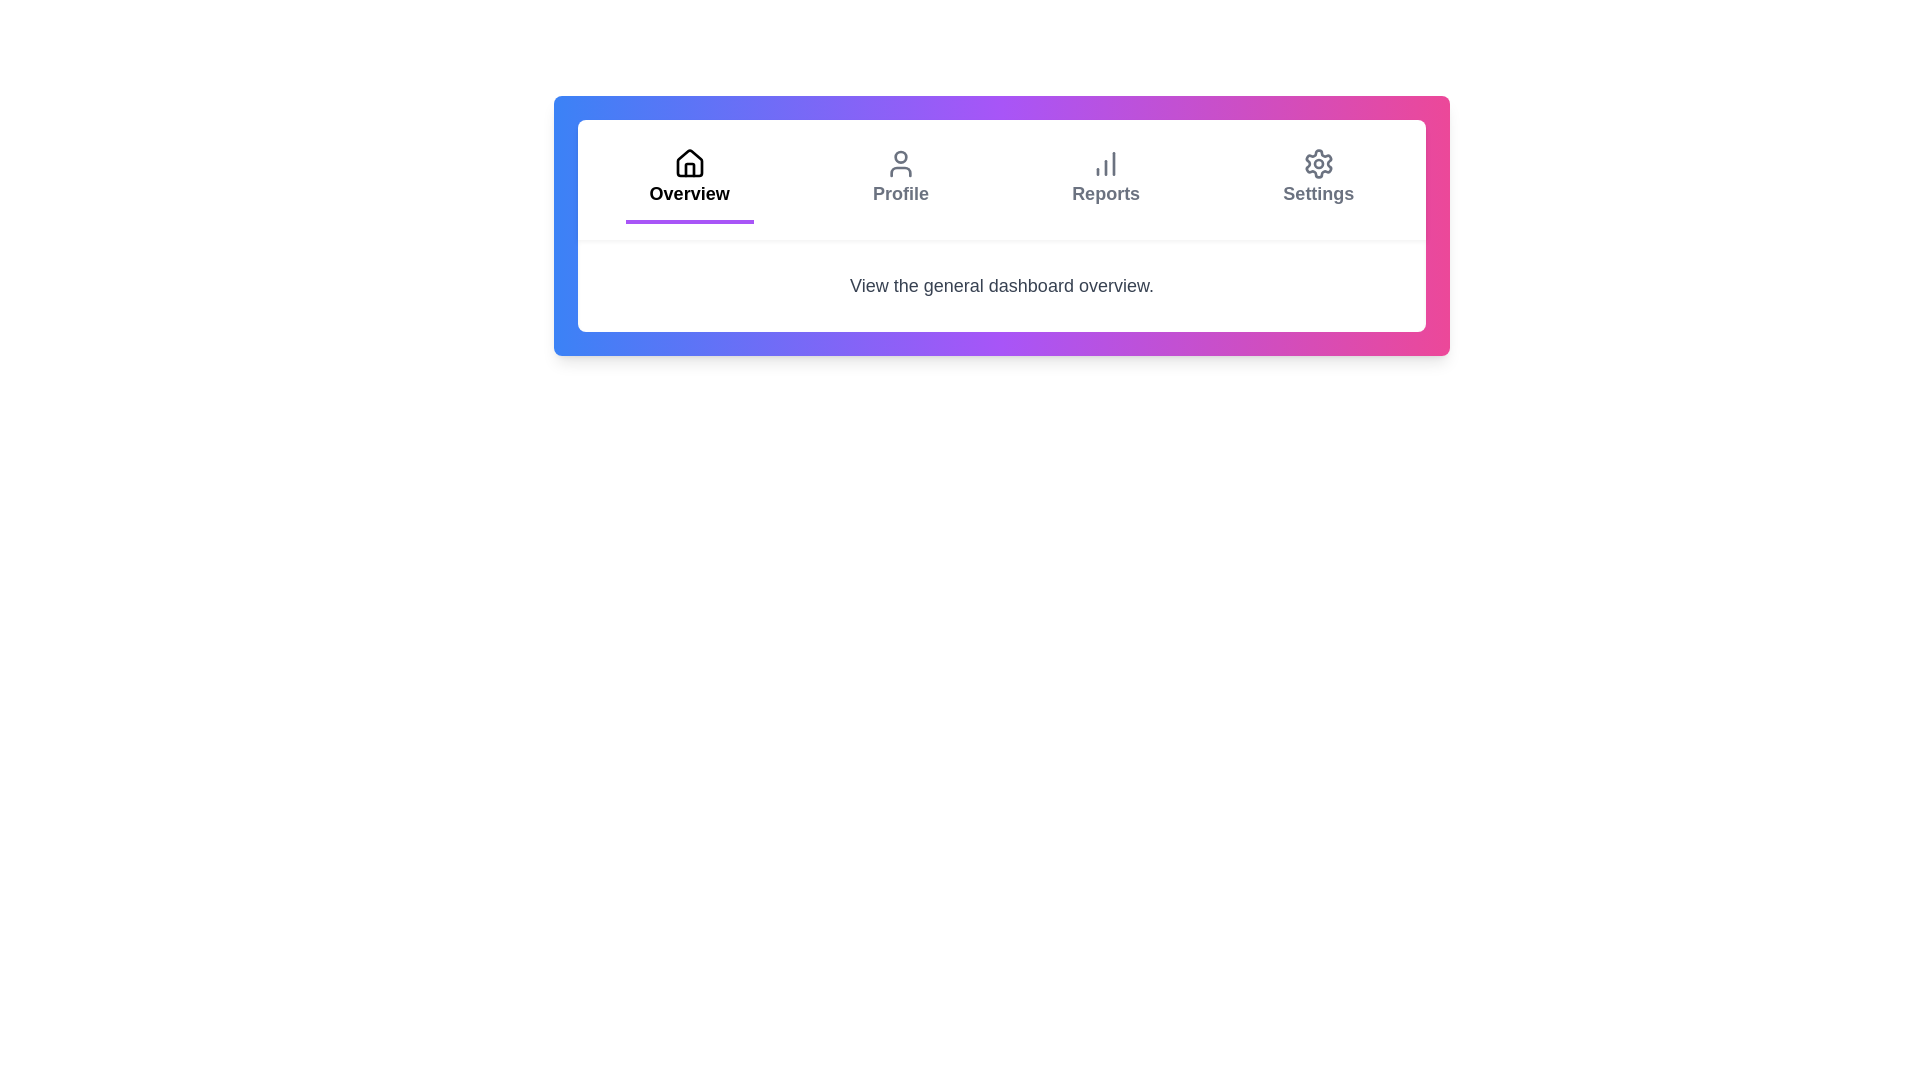 Image resolution: width=1920 pixels, height=1080 pixels. What do you see at coordinates (899, 163) in the screenshot?
I see `the 'Profile' icon in the navigation bar` at bounding box center [899, 163].